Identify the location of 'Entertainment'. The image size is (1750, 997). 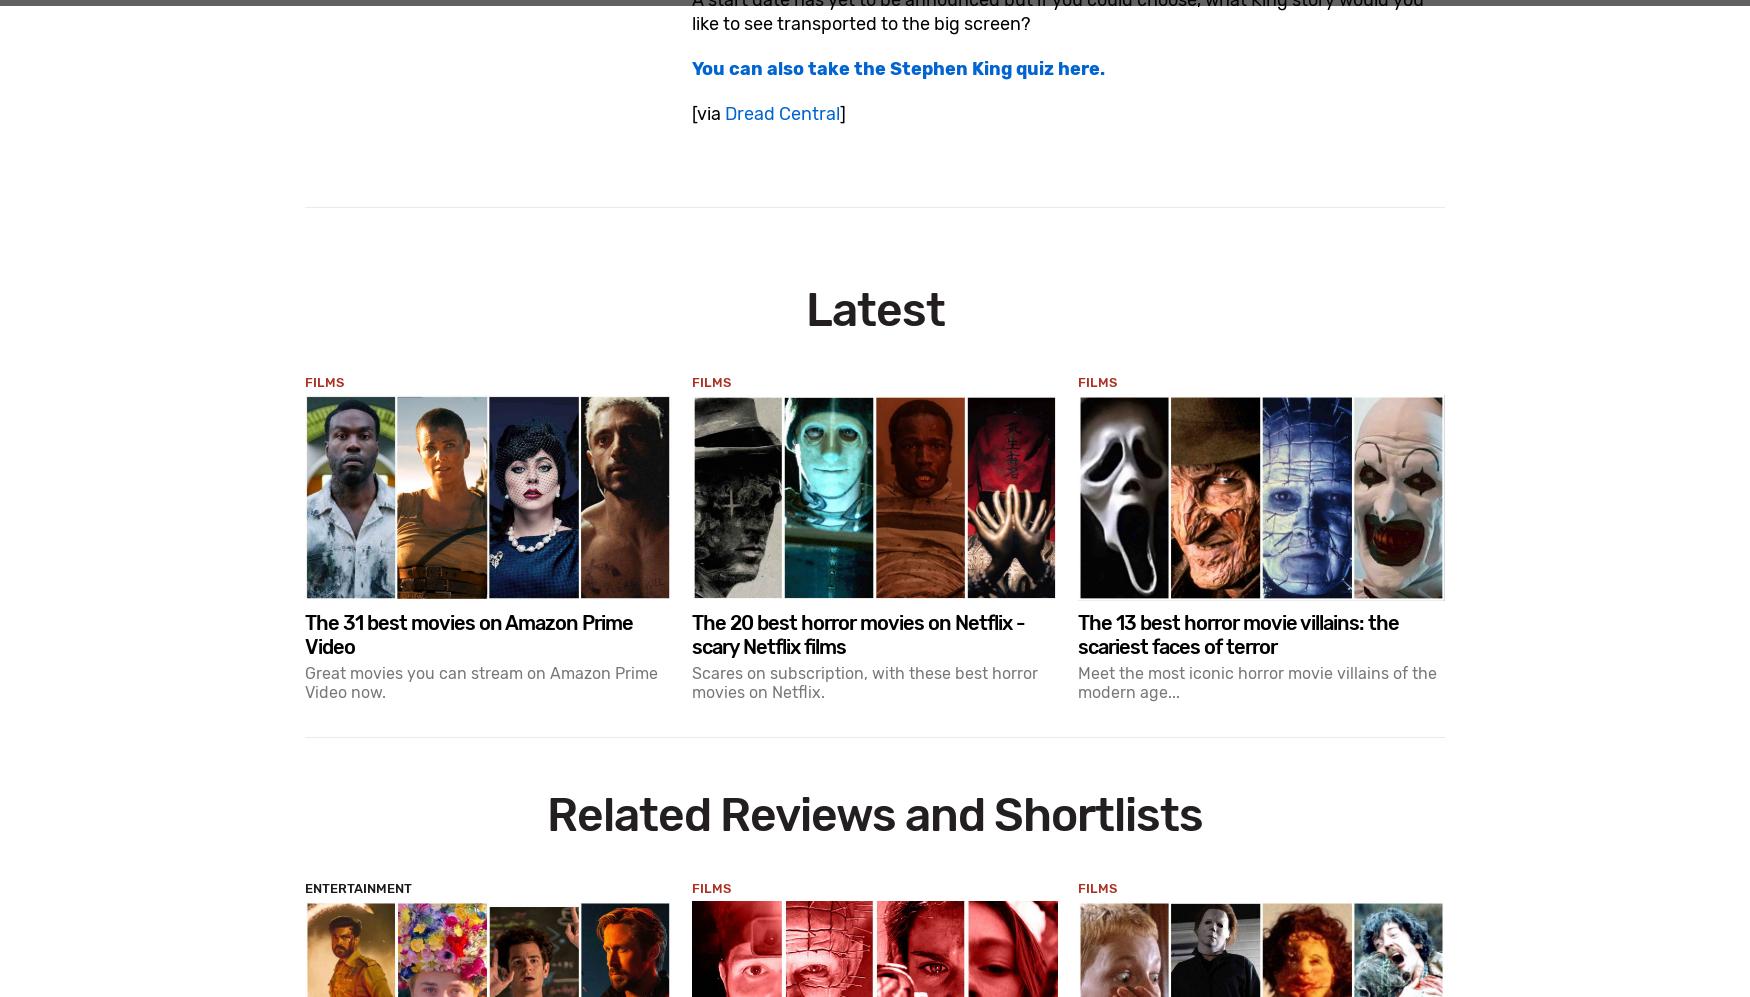
(358, 886).